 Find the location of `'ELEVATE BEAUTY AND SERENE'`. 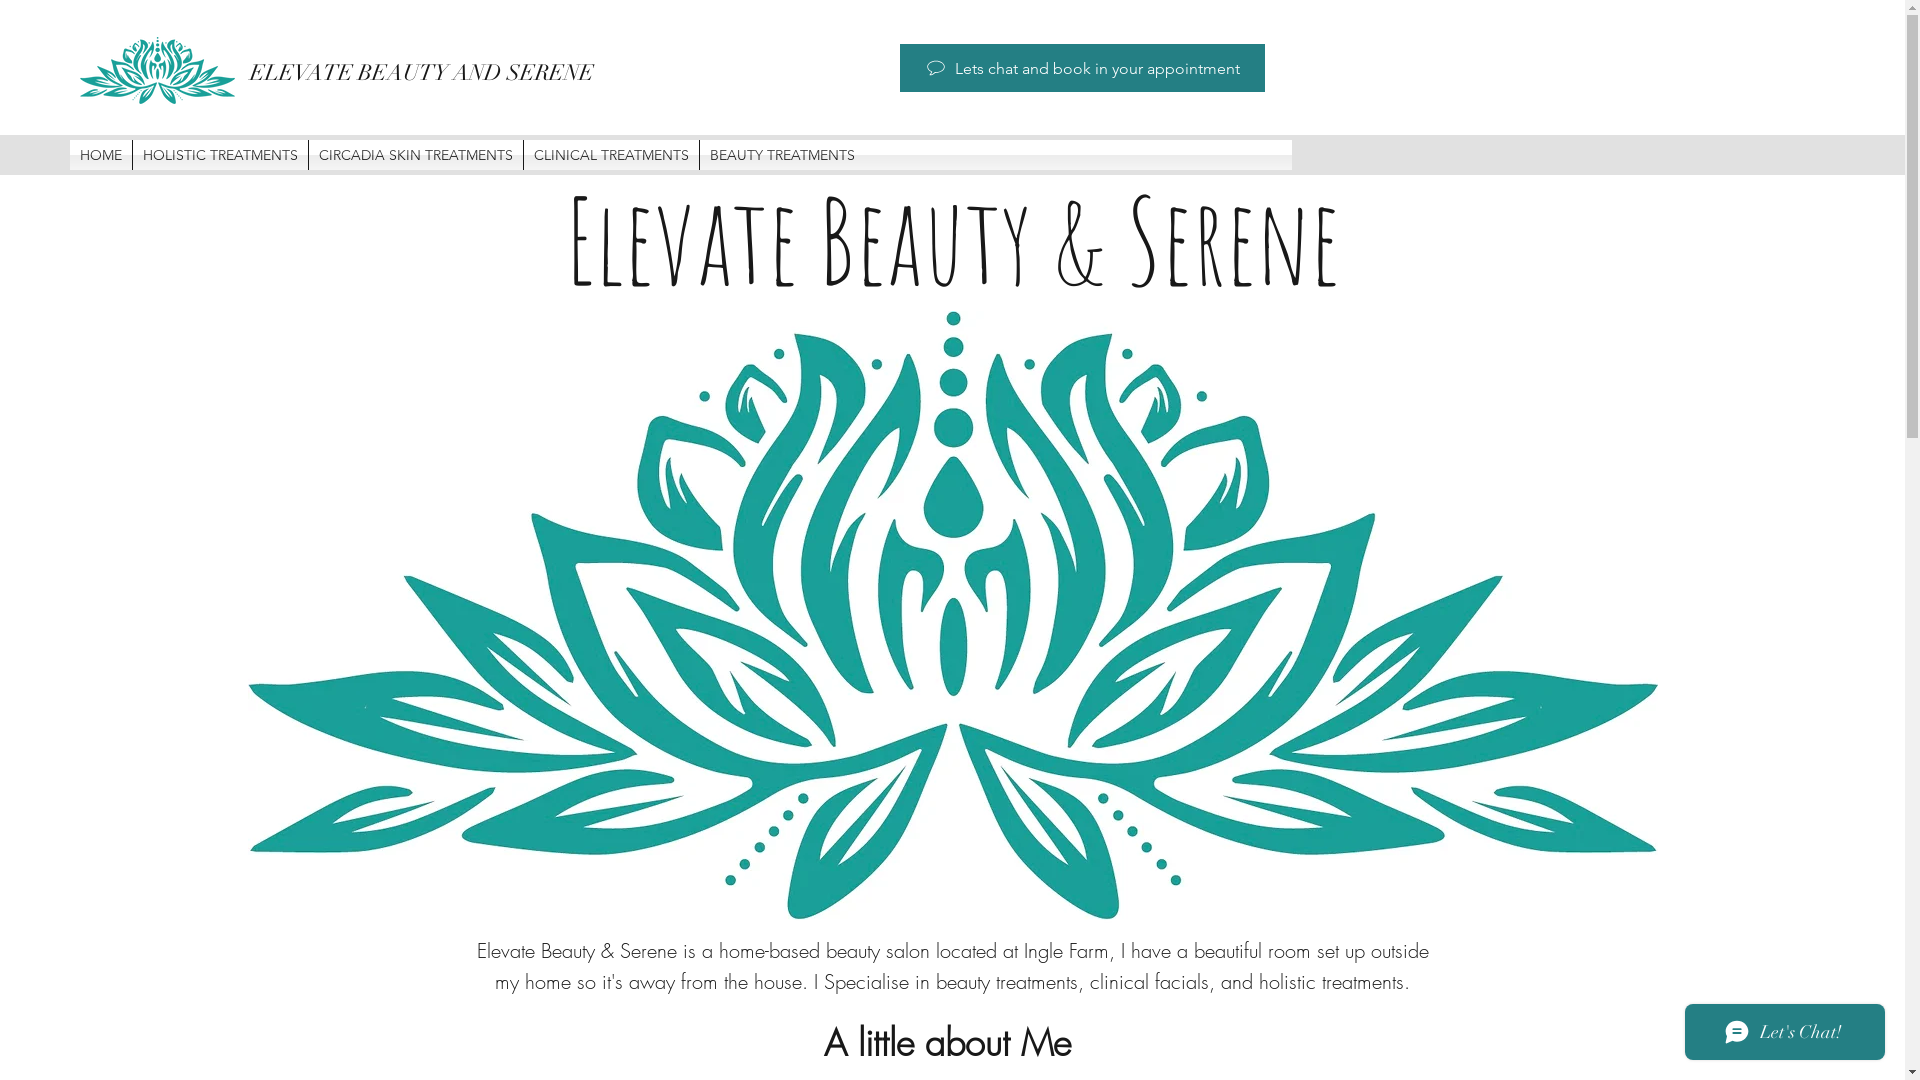

'ELEVATE BEAUTY AND SERENE' is located at coordinates (421, 71).